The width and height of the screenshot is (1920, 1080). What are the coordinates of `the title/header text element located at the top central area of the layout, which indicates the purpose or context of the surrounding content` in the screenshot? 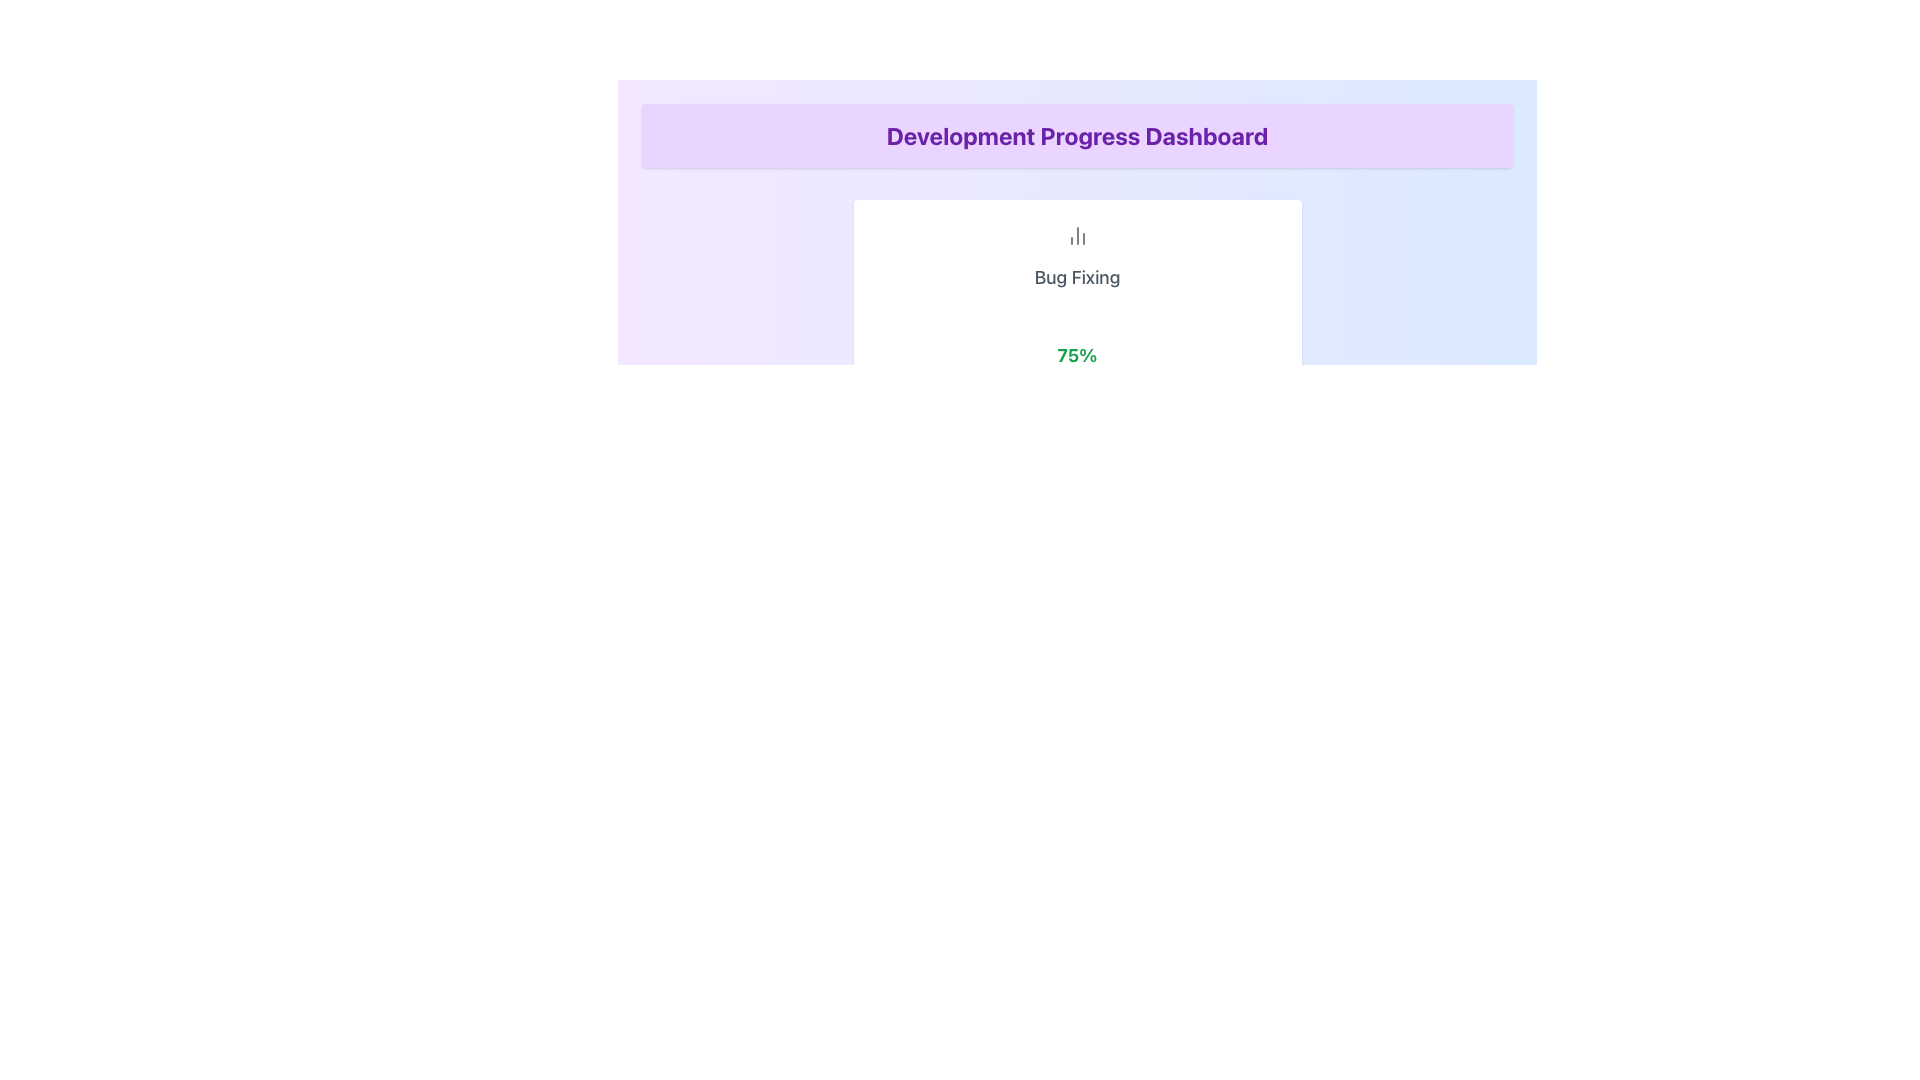 It's located at (1076, 135).